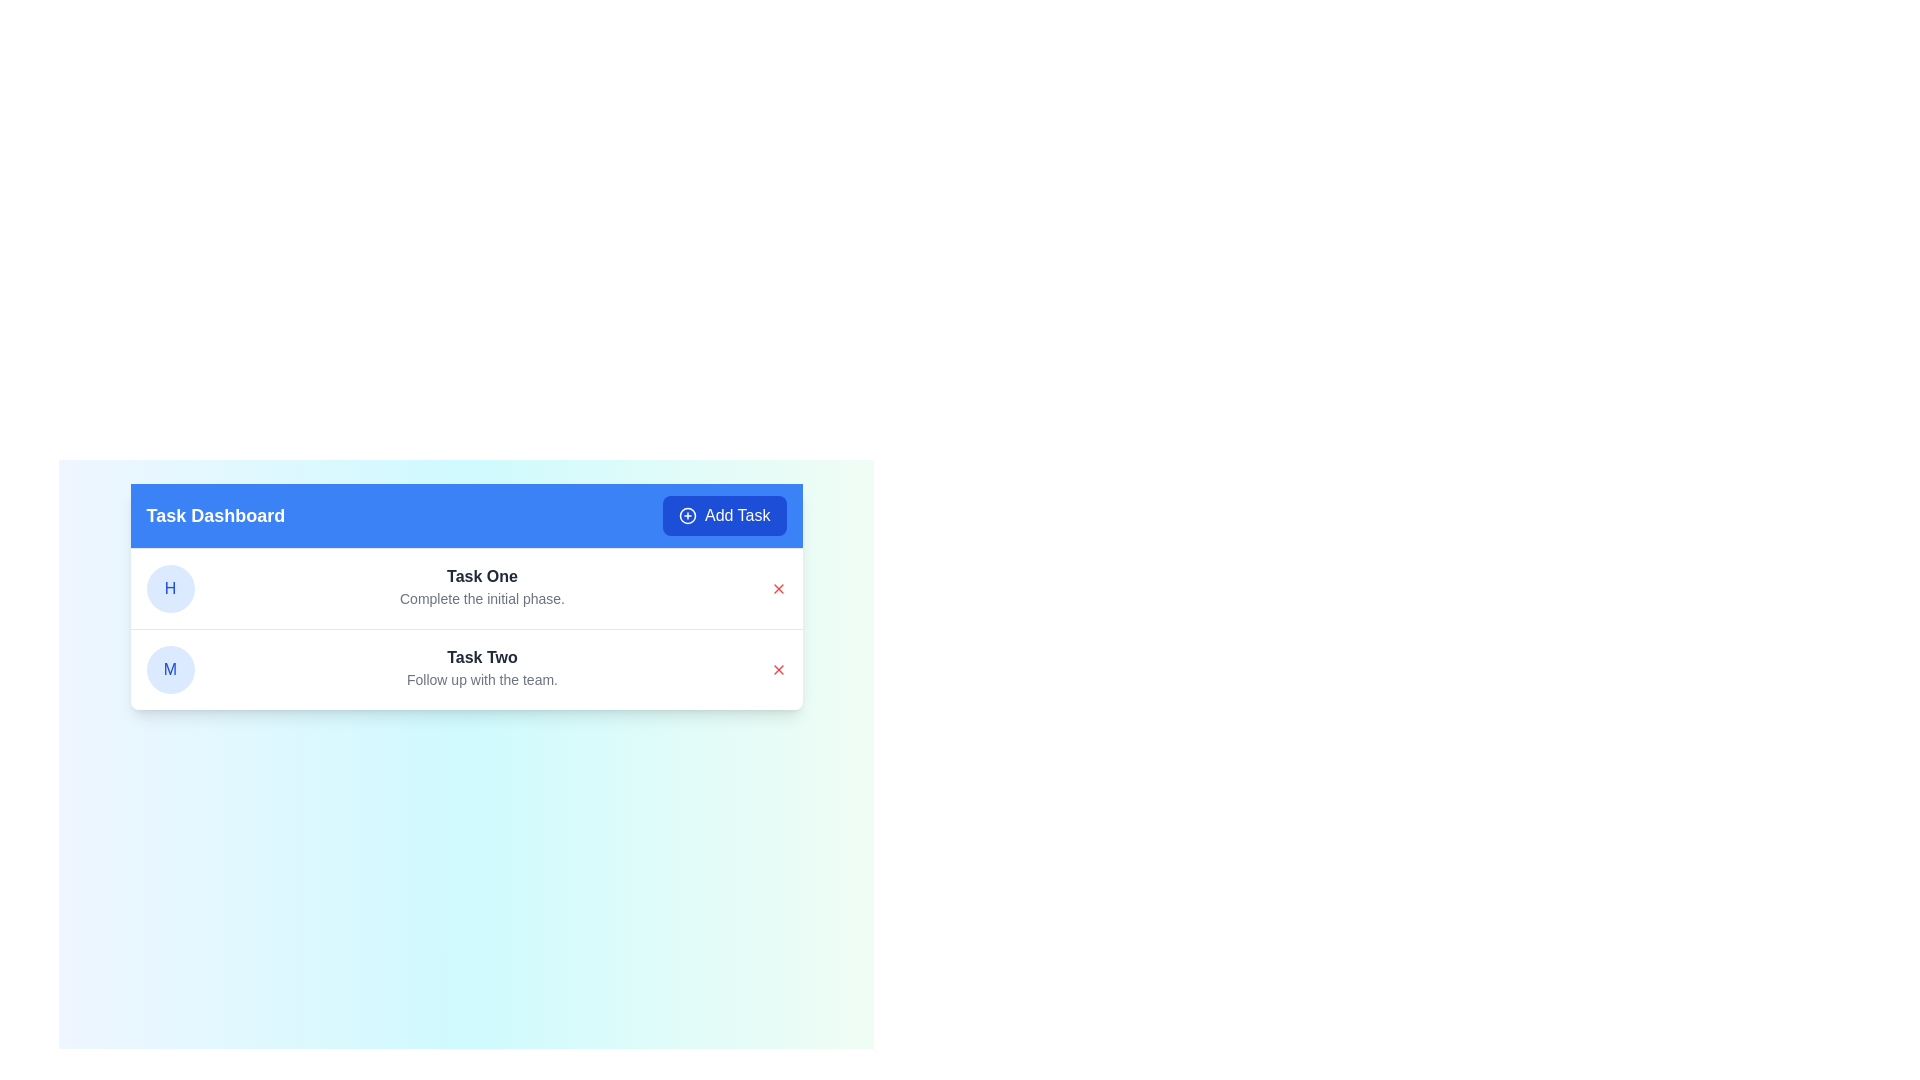 This screenshot has height=1080, width=1920. Describe the element at coordinates (777, 670) in the screenshot. I see `the delete button located on the rightmost side of the second task row, which is associated with the task labeled 'Task Two'` at that location.